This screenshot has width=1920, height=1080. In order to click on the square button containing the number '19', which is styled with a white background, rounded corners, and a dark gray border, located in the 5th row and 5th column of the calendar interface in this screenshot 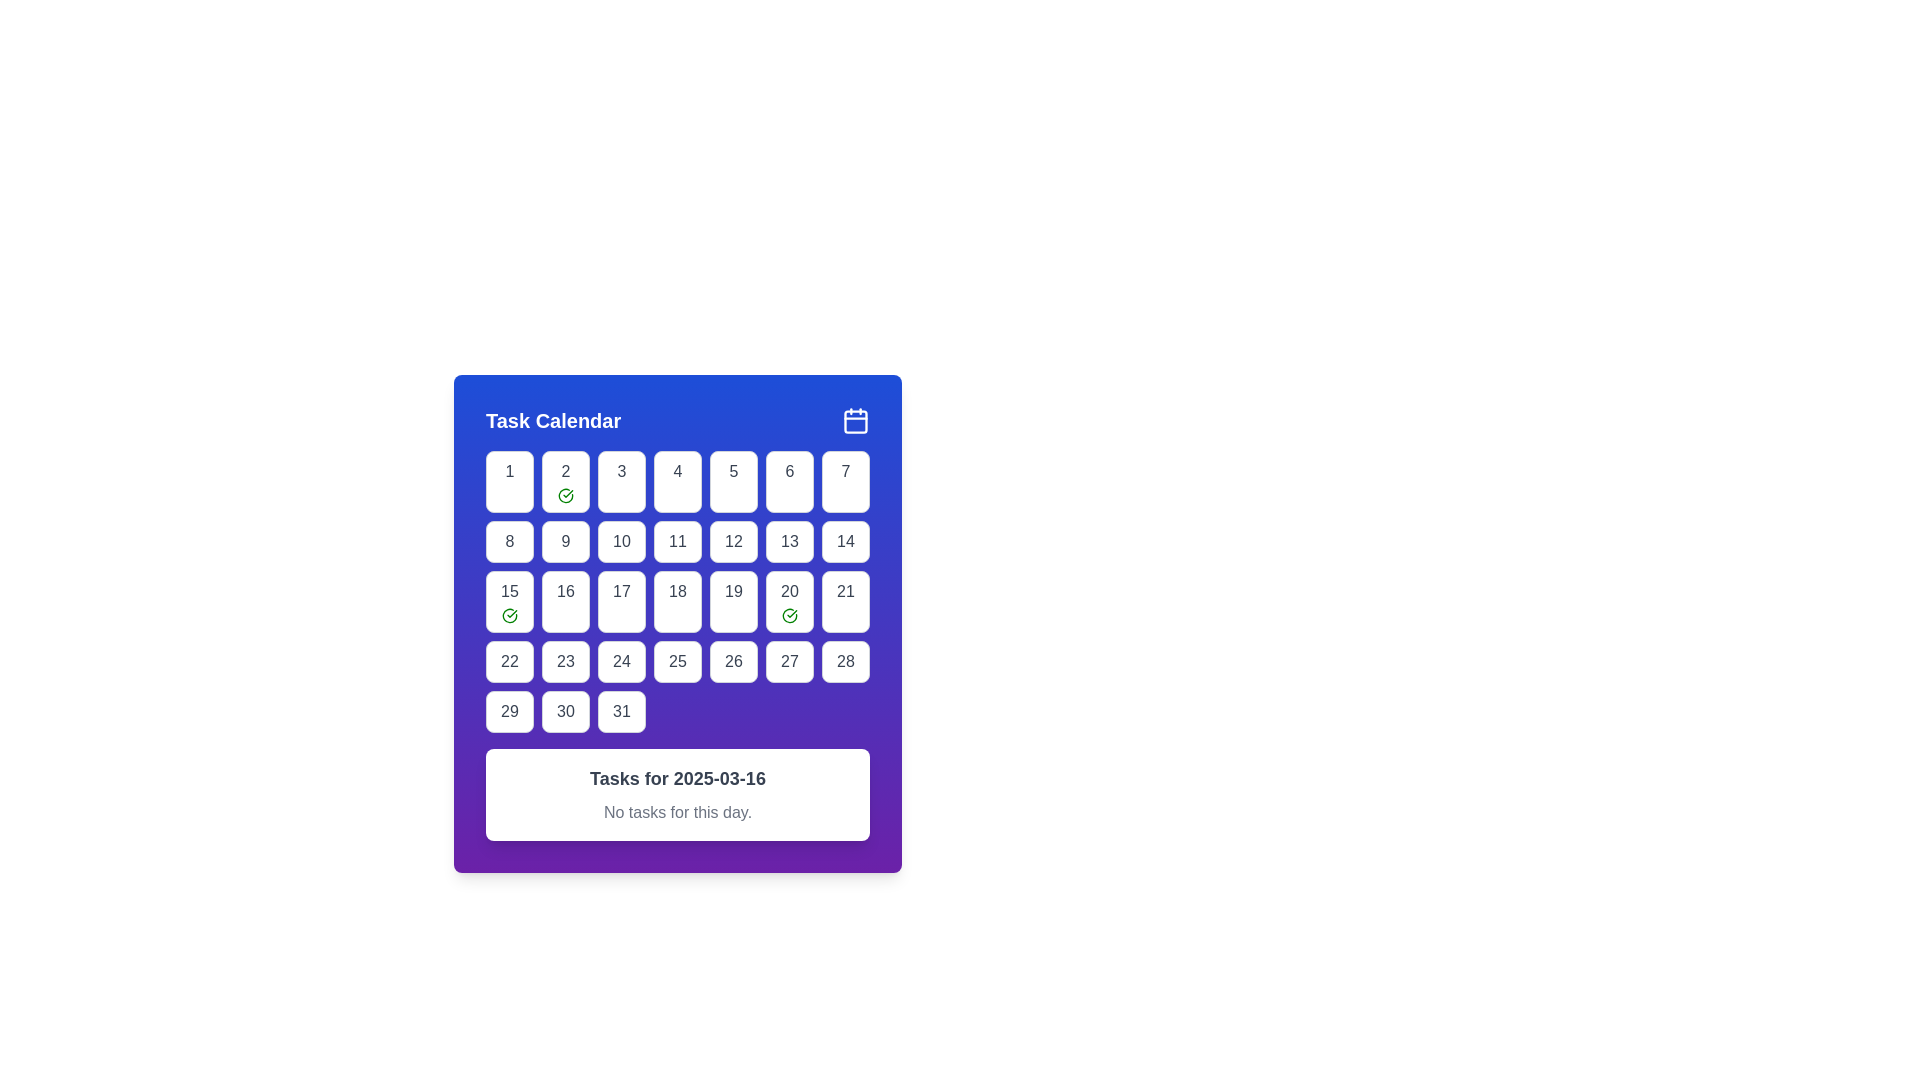, I will do `click(733, 600)`.